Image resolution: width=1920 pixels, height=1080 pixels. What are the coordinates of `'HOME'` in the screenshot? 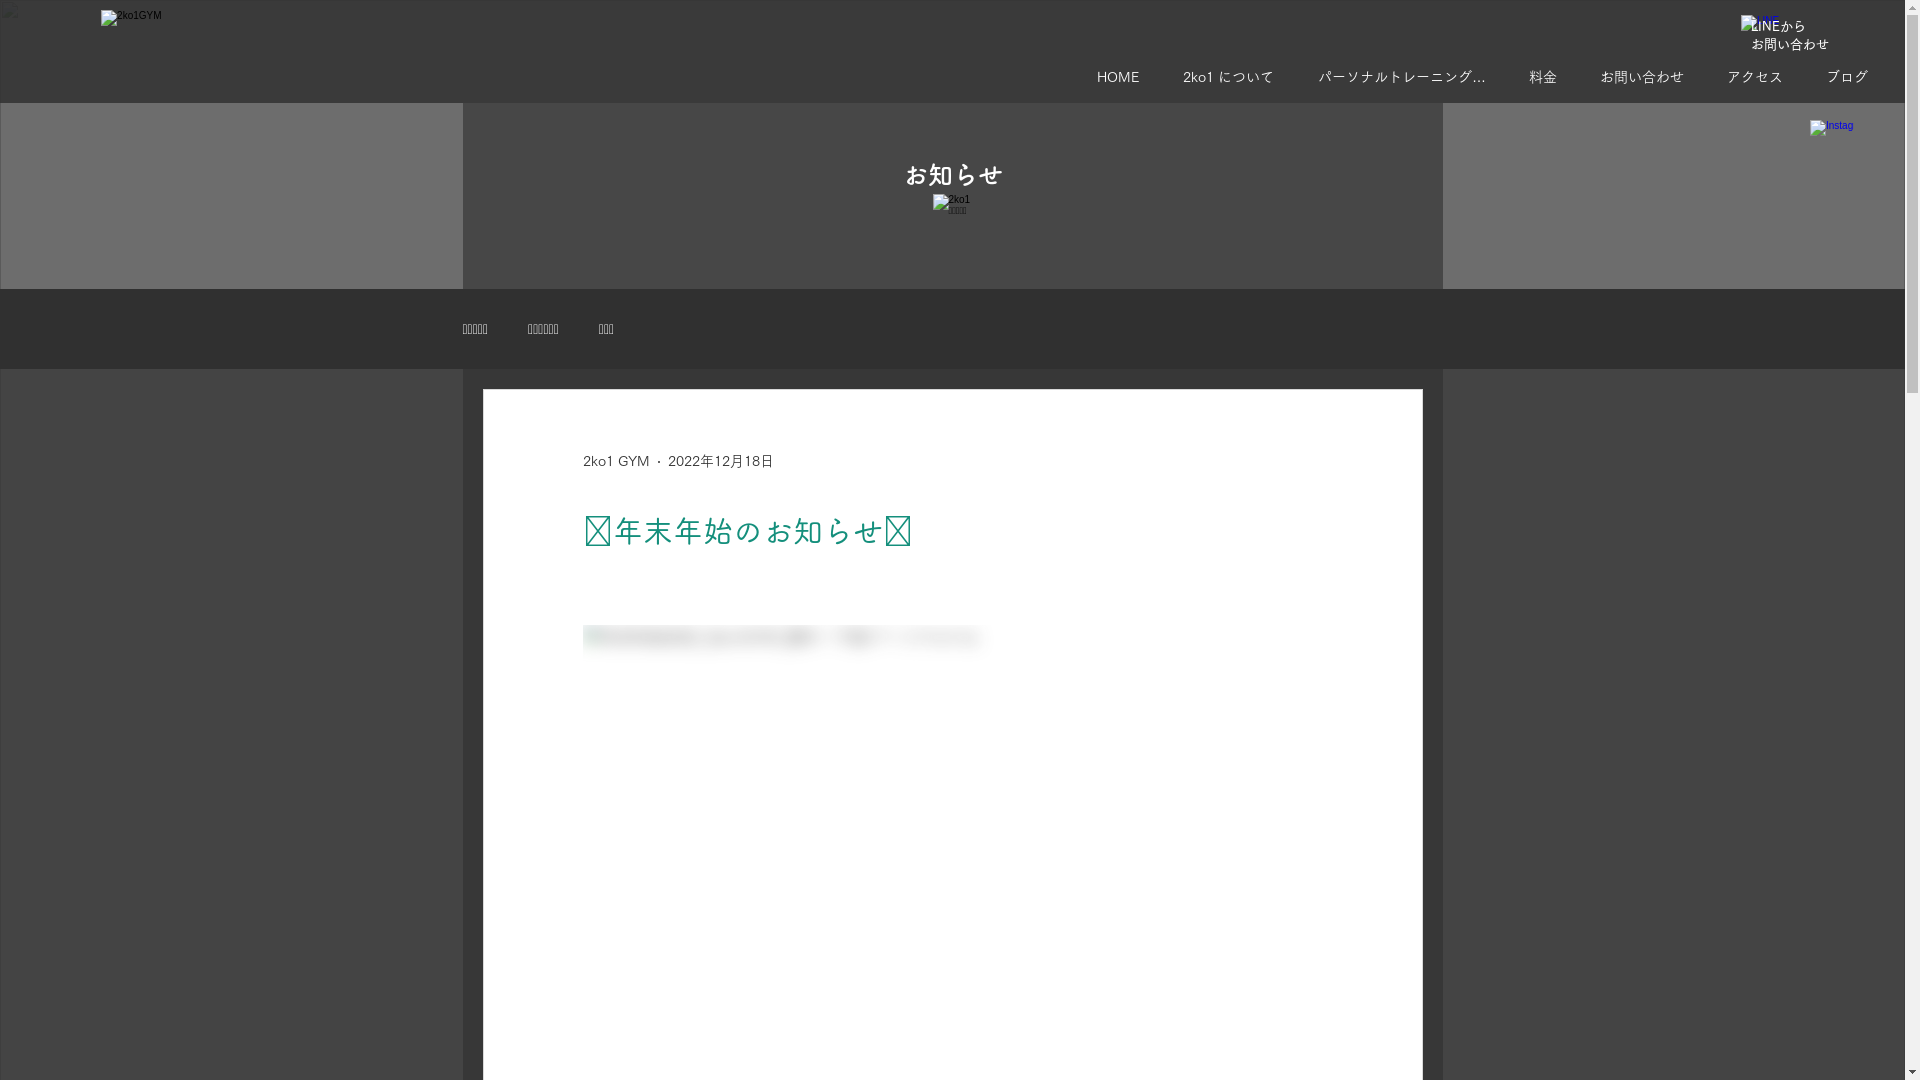 It's located at (1080, 76).